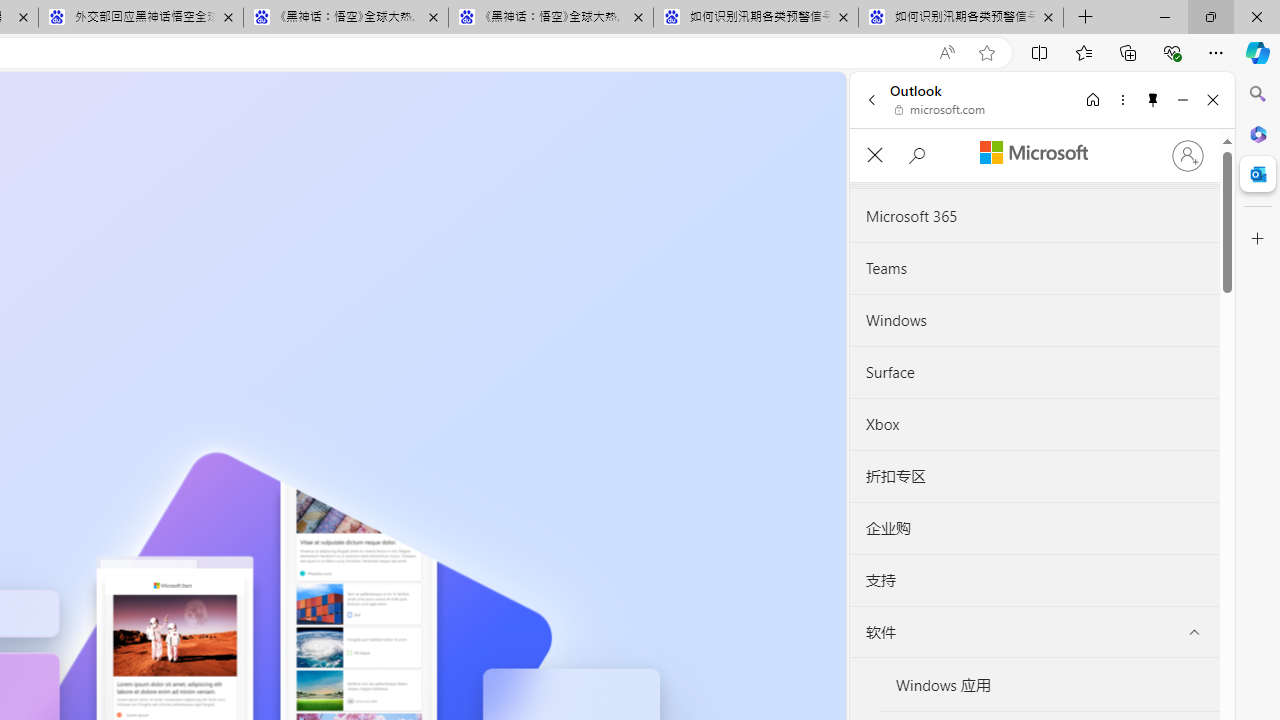 This screenshot has height=720, width=1280. Describe the element at coordinates (1034, 372) in the screenshot. I see `'Surface'` at that location.